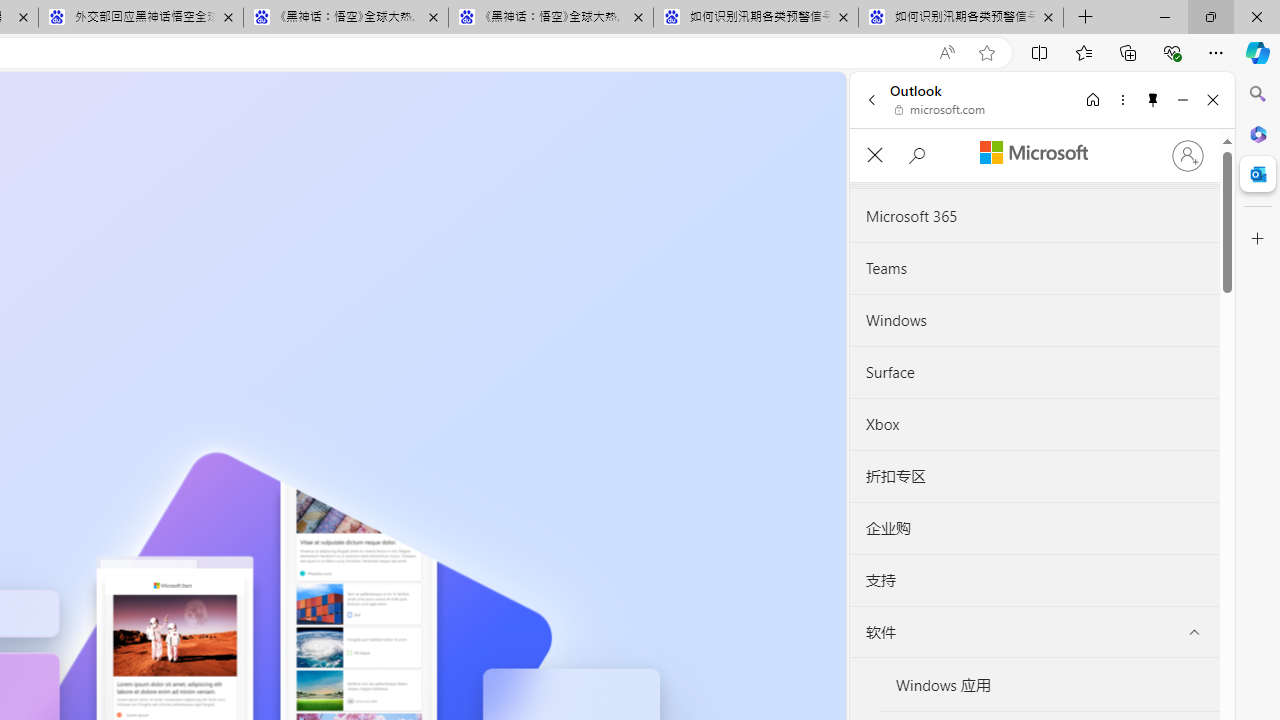 This screenshot has height=720, width=1280. Describe the element at coordinates (1034, 372) in the screenshot. I see `'Surface'` at that location.